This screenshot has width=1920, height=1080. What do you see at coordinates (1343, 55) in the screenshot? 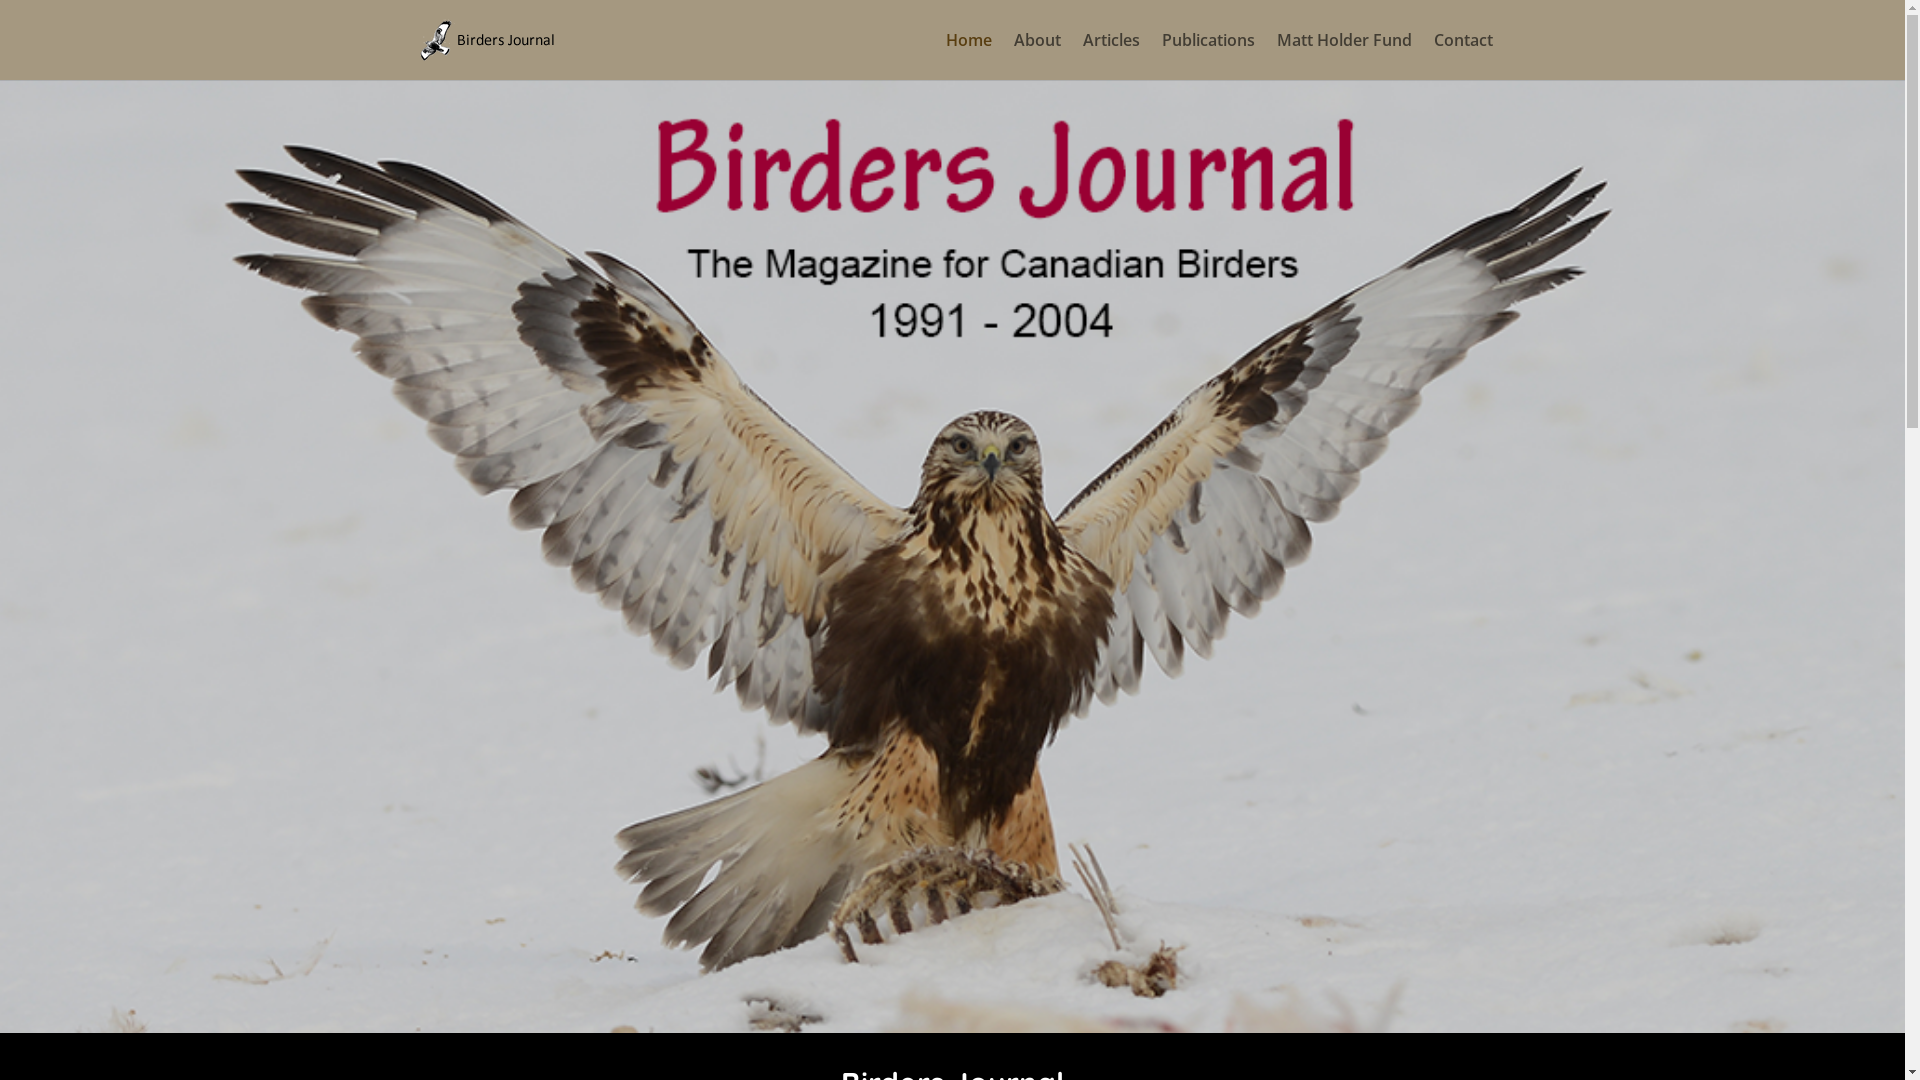
I see `'Matt Holder Fund'` at bounding box center [1343, 55].